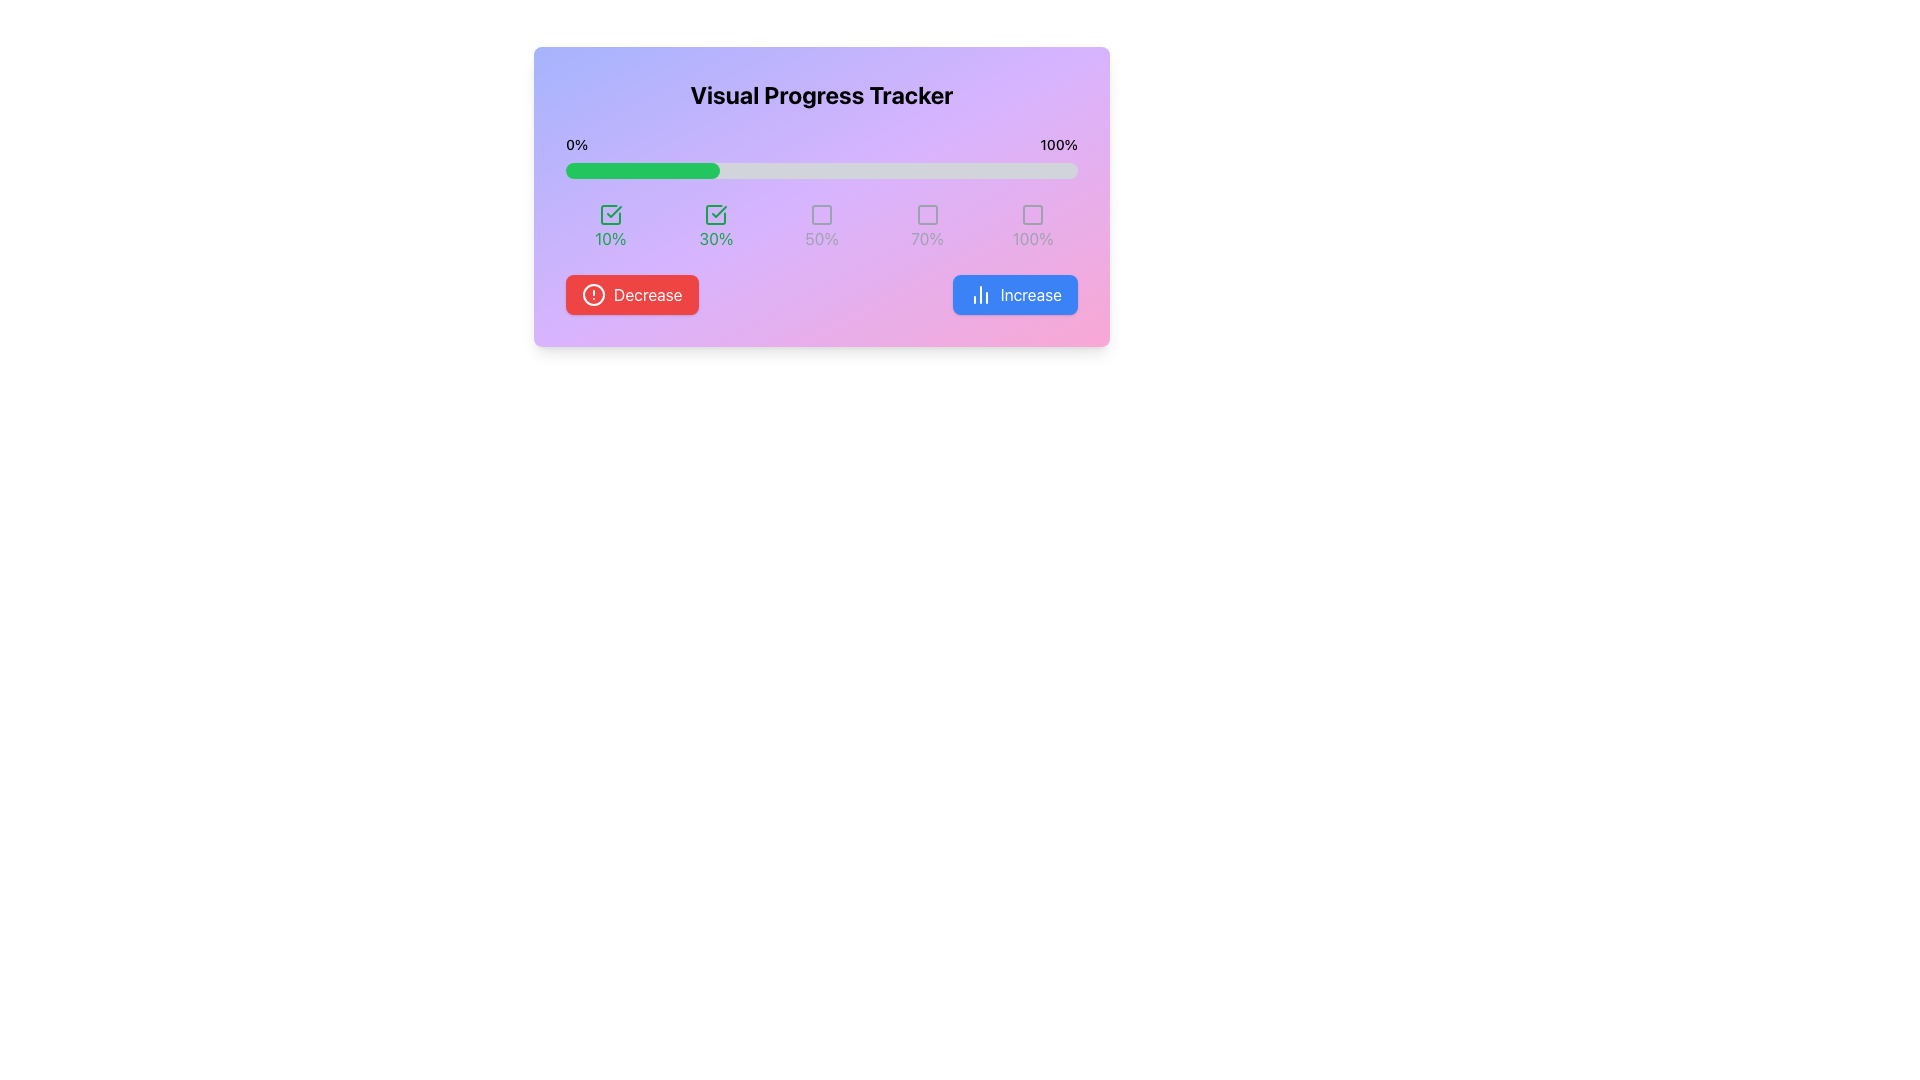  Describe the element at coordinates (716, 215) in the screenshot. I see `the second checkbox element in the row, which has an outline of a square and a tick mark inside, positioned above the label '30%'` at that location.